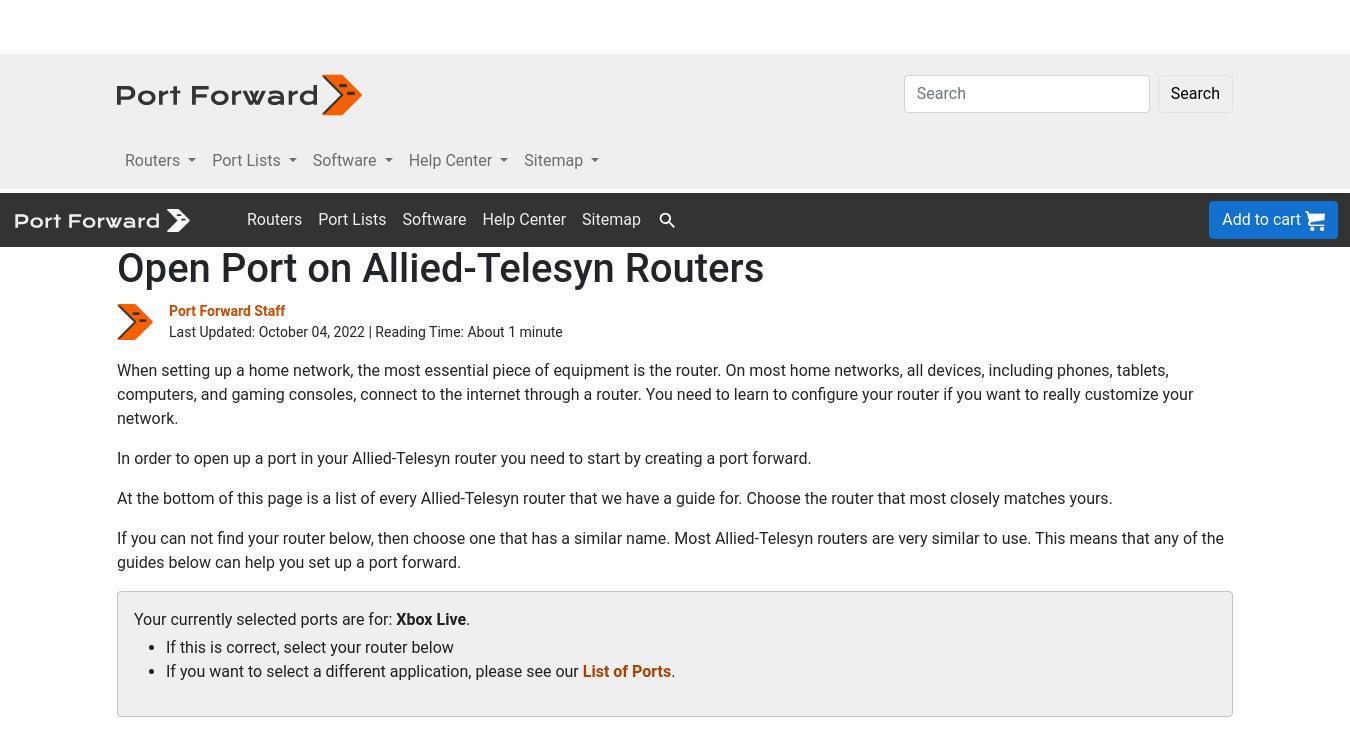  What do you see at coordinates (1263, 25) in the screenshot?
I see `'Add to cart'` at bounding box center [1263, 25].